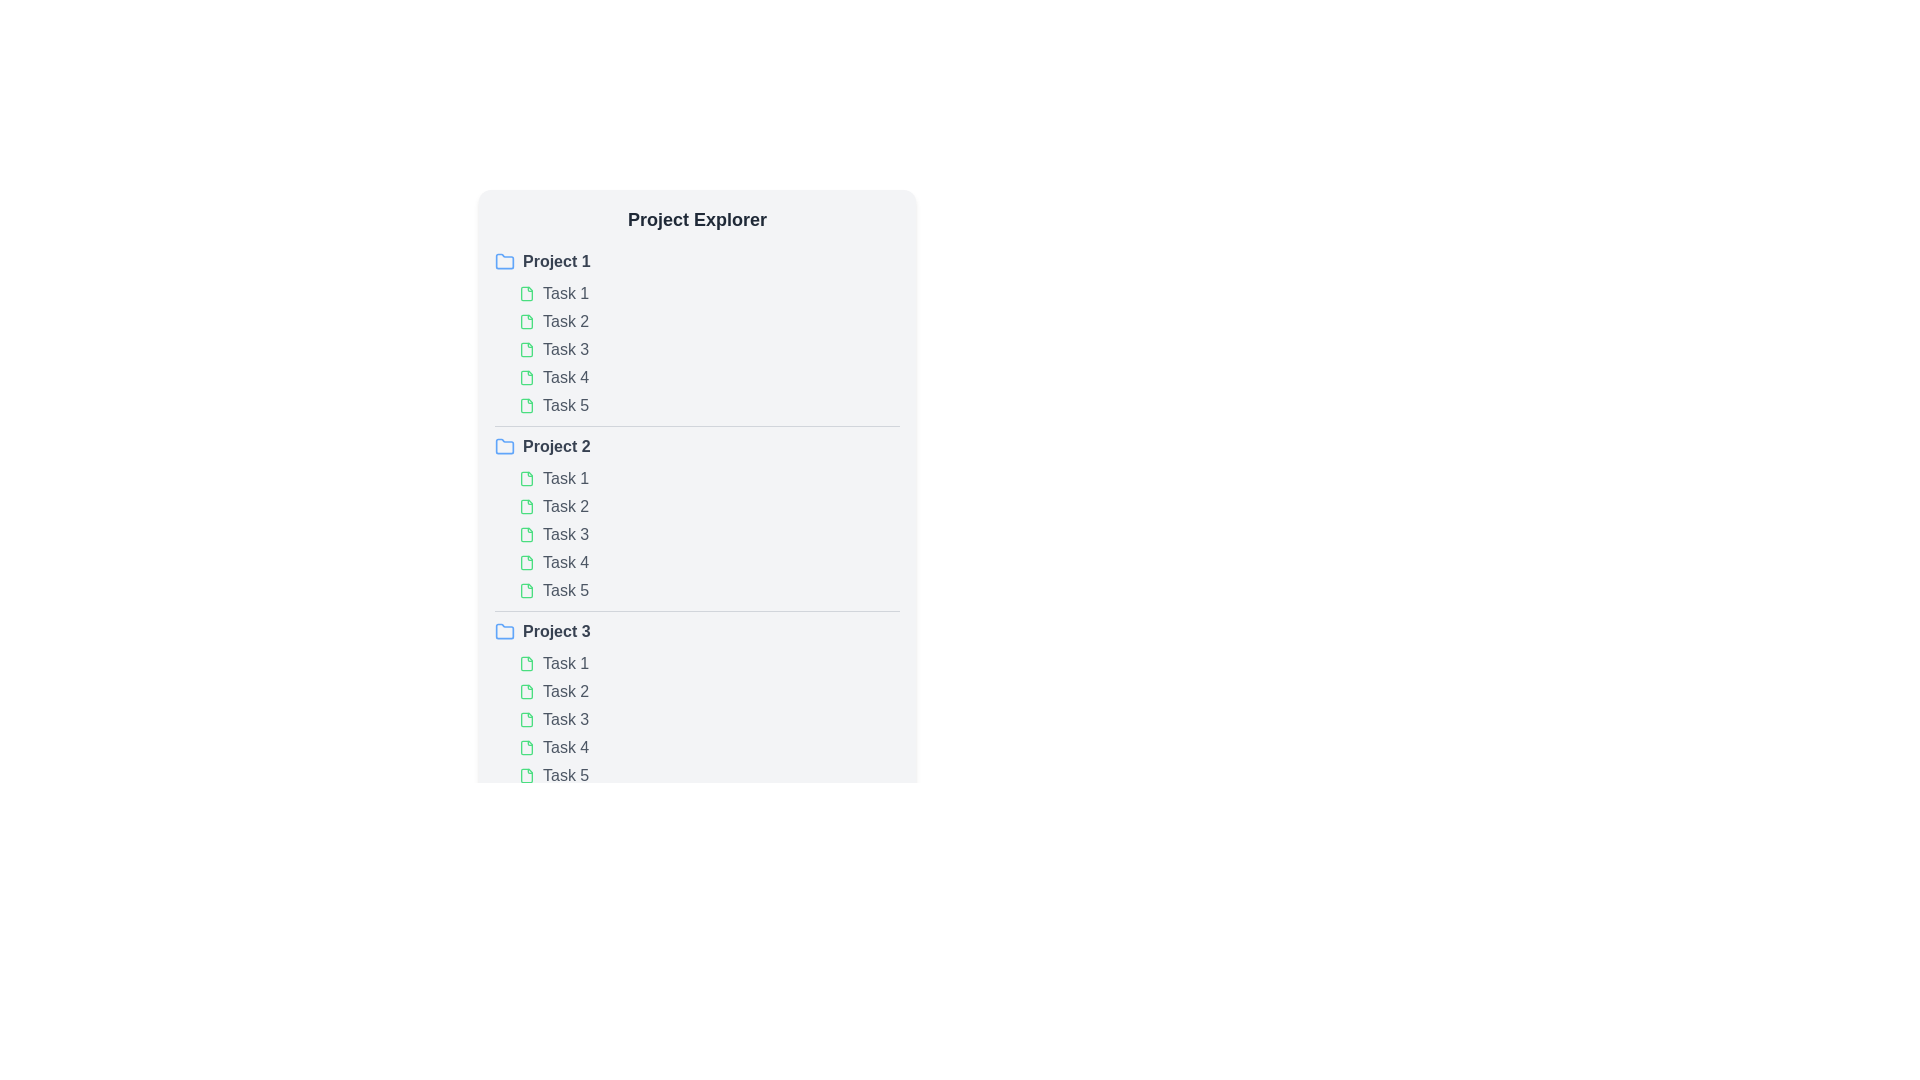  Describe the element at coordinates (527, 320) in the screenshot. I see `the icon representing 'Task 2' located in the first project block of the project explorer` at that location.